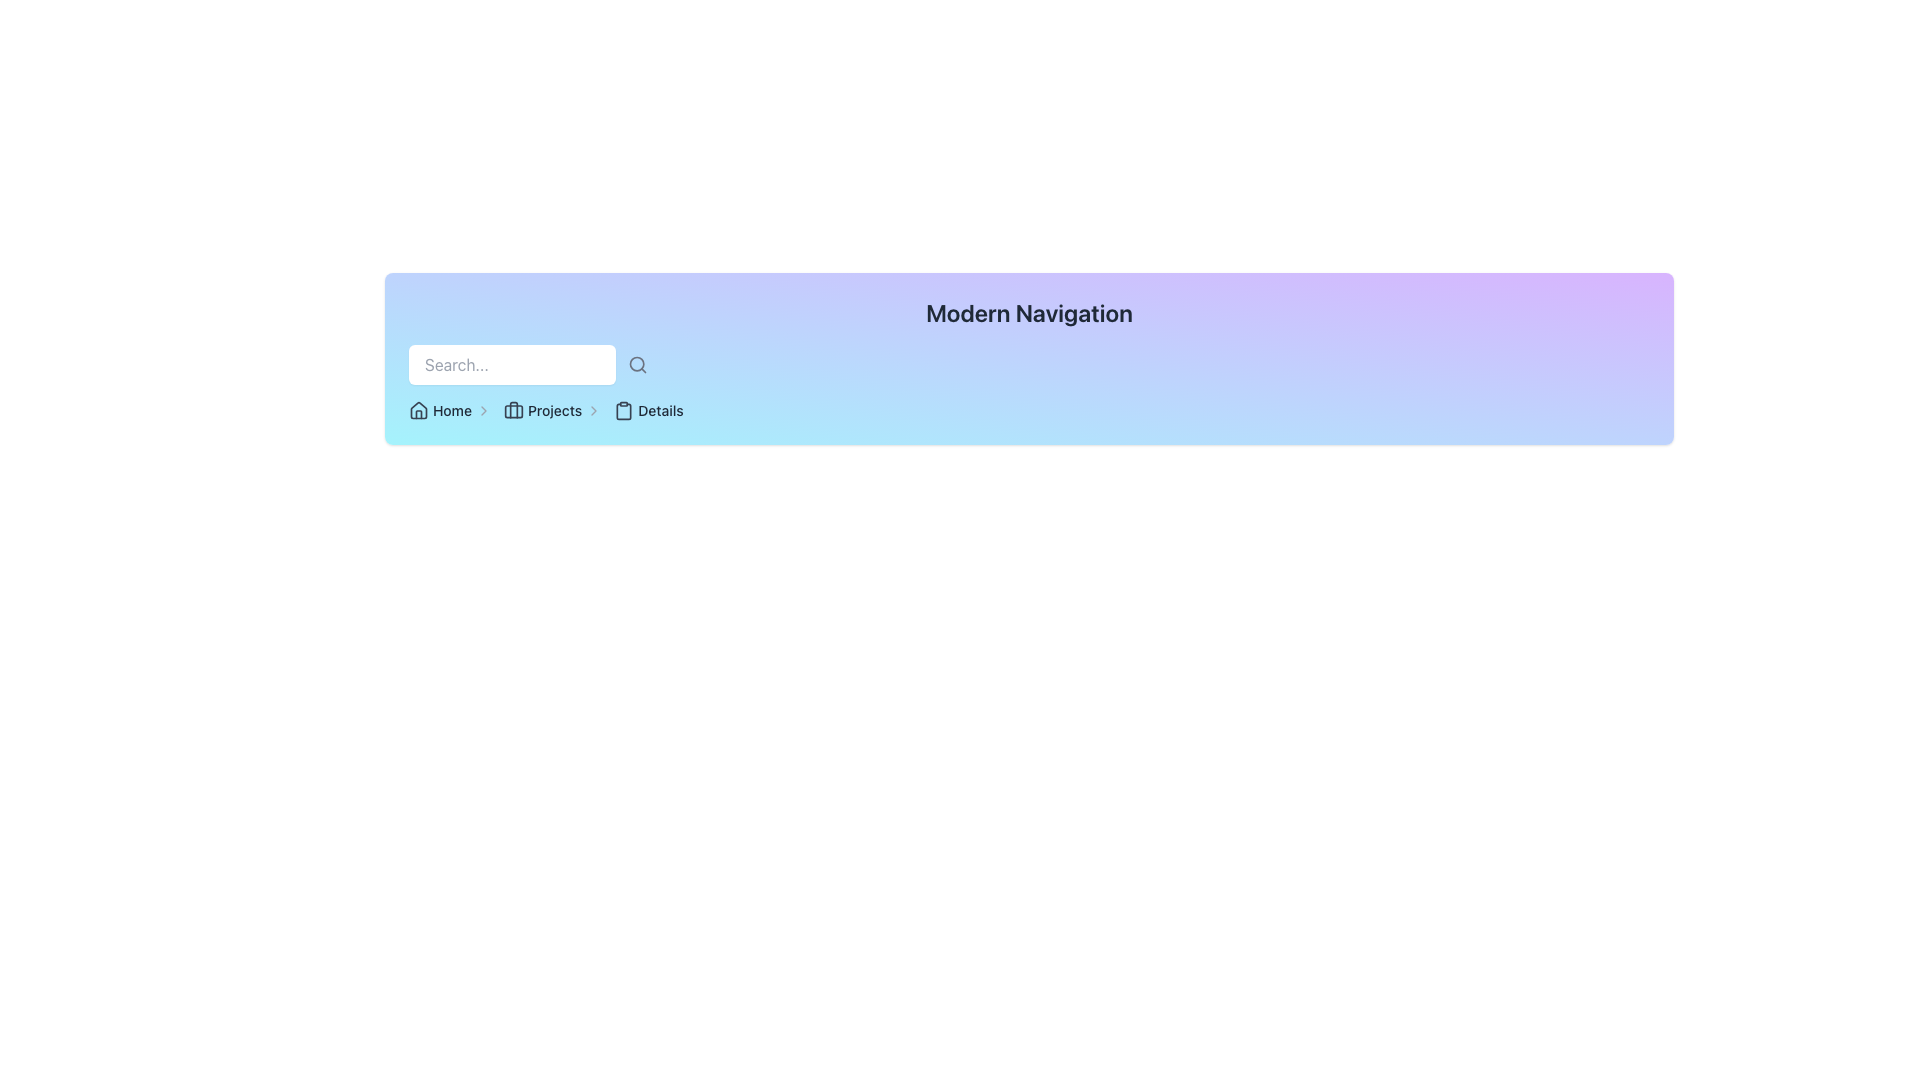 The image size is (1920, 1080). I want to click on the 'Home' icon, which is part of the navigation section, represented by a house-shaped icon located to the left side of the navigation bar, so click(417, 408).